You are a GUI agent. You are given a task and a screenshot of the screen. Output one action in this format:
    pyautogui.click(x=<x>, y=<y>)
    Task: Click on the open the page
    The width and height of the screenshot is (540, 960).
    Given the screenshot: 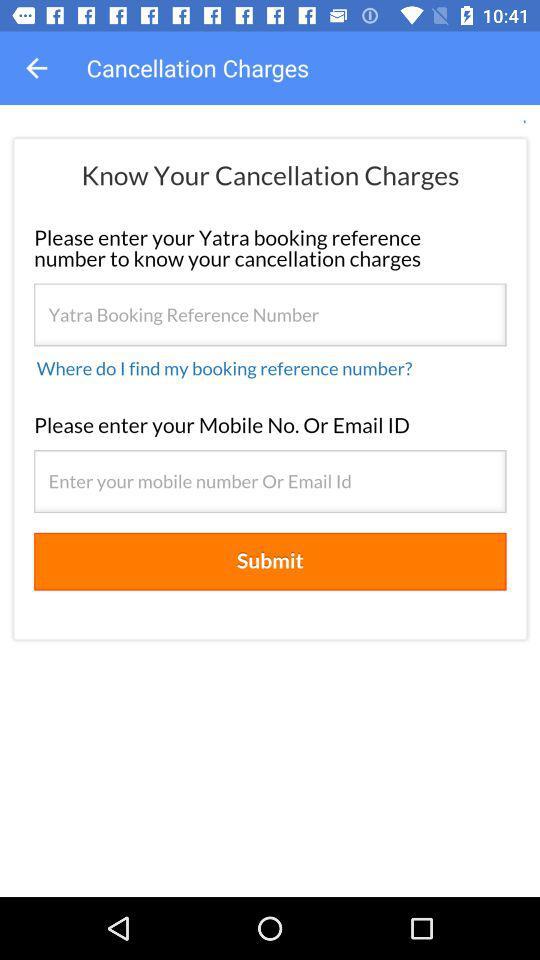 What is the action you would take?
    pyautogui.click(x=270, y=500)
    